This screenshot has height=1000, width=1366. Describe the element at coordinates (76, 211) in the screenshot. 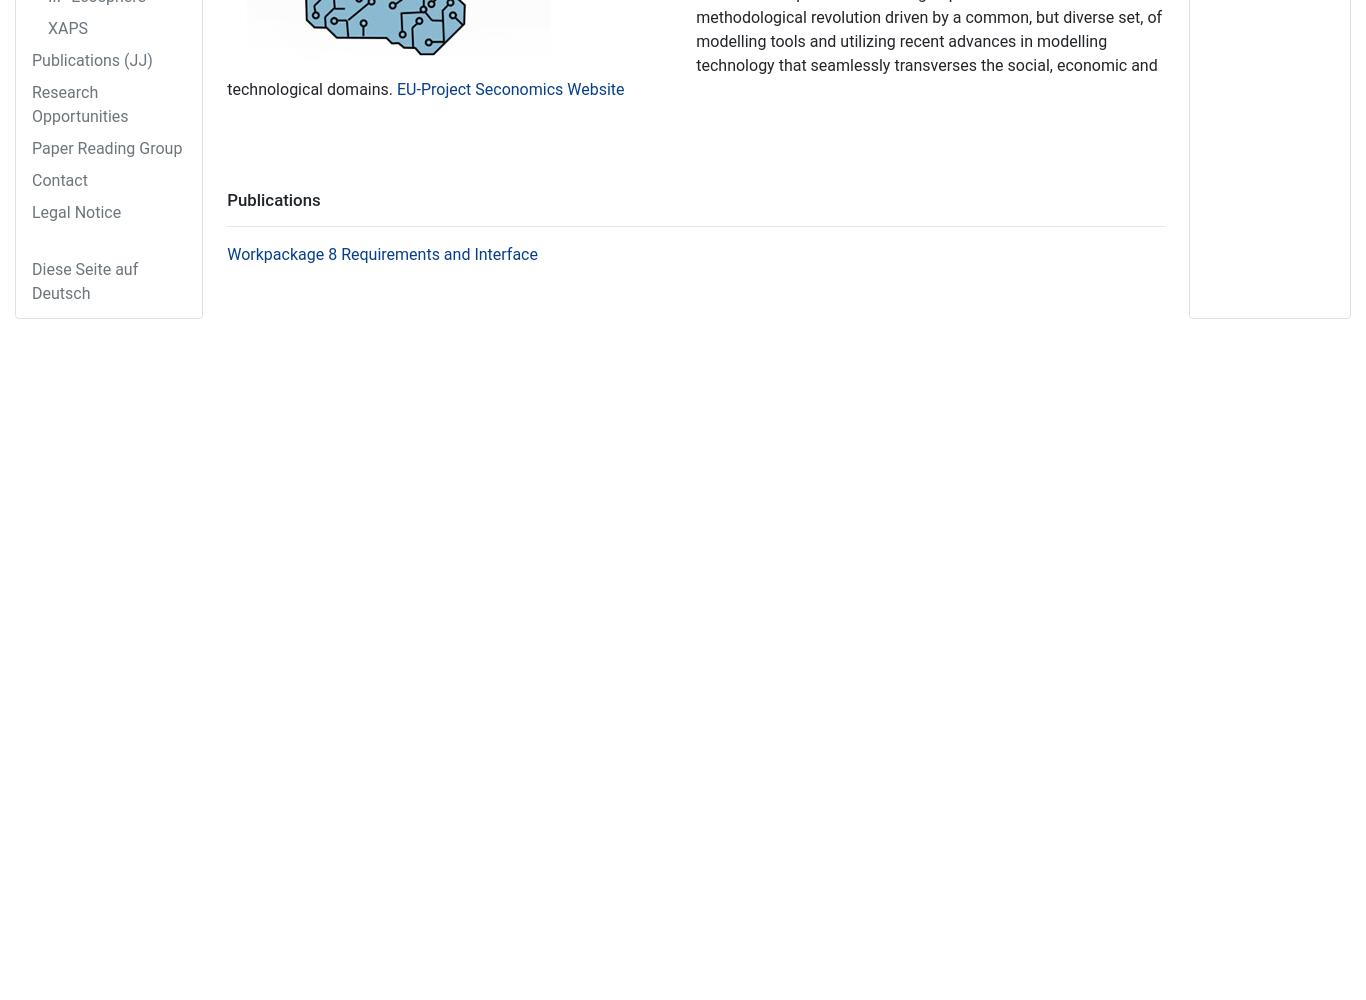

I see `'Legal Notice'` at that location.